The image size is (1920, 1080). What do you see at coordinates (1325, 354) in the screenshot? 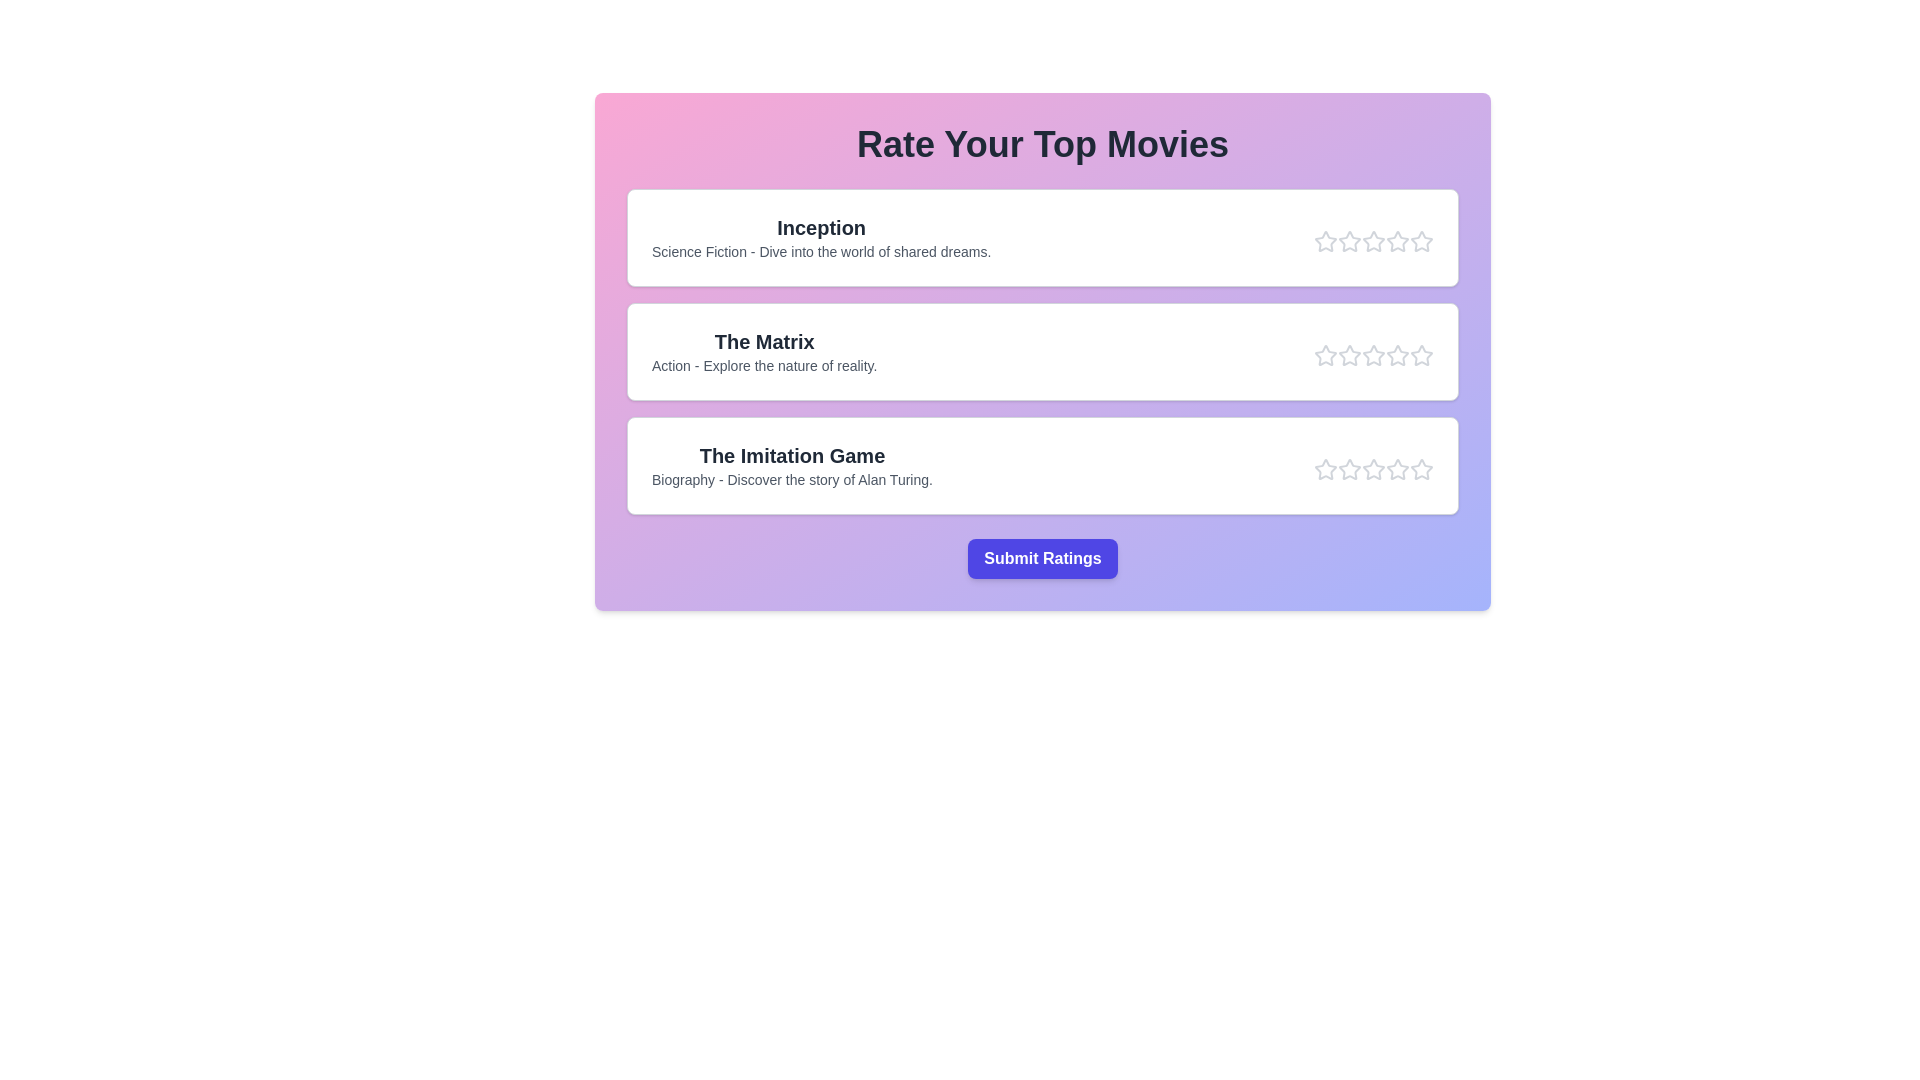
I see `the star corresponding to the rating 1 for the movie The Matrix` at bounding box center [1325, 354].